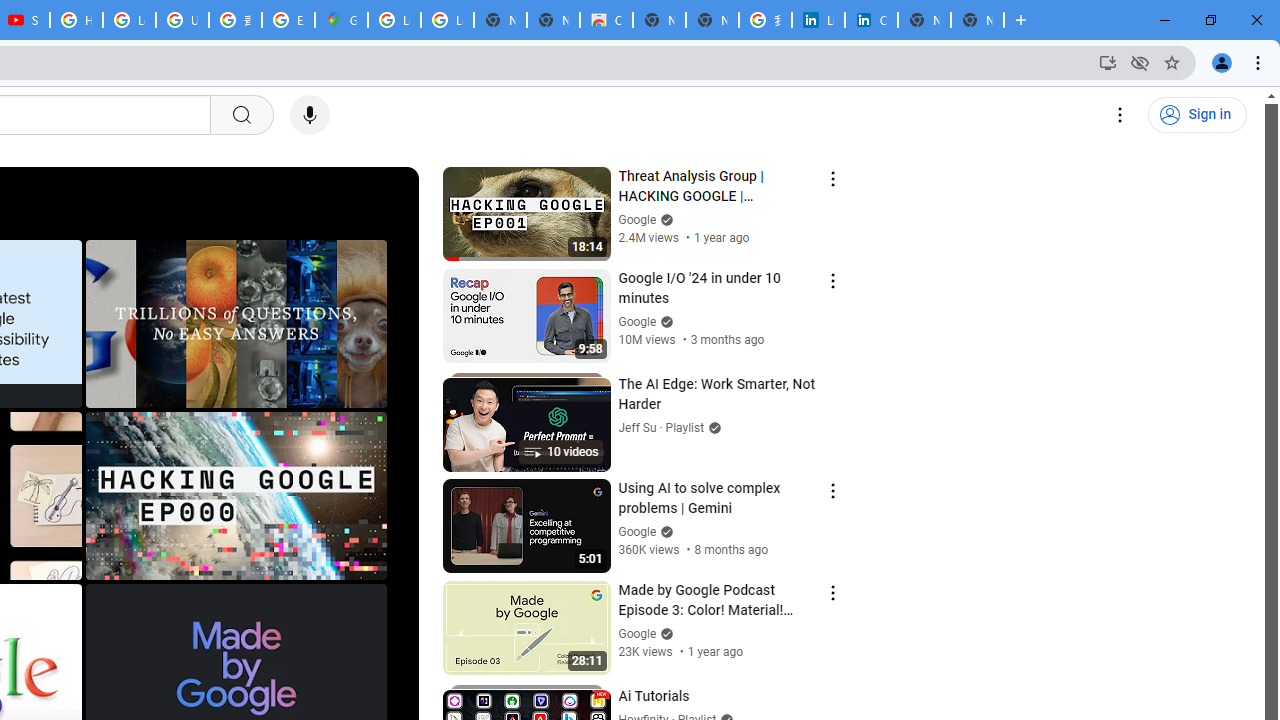  I want to click on 'Verified', so click(664, 633).